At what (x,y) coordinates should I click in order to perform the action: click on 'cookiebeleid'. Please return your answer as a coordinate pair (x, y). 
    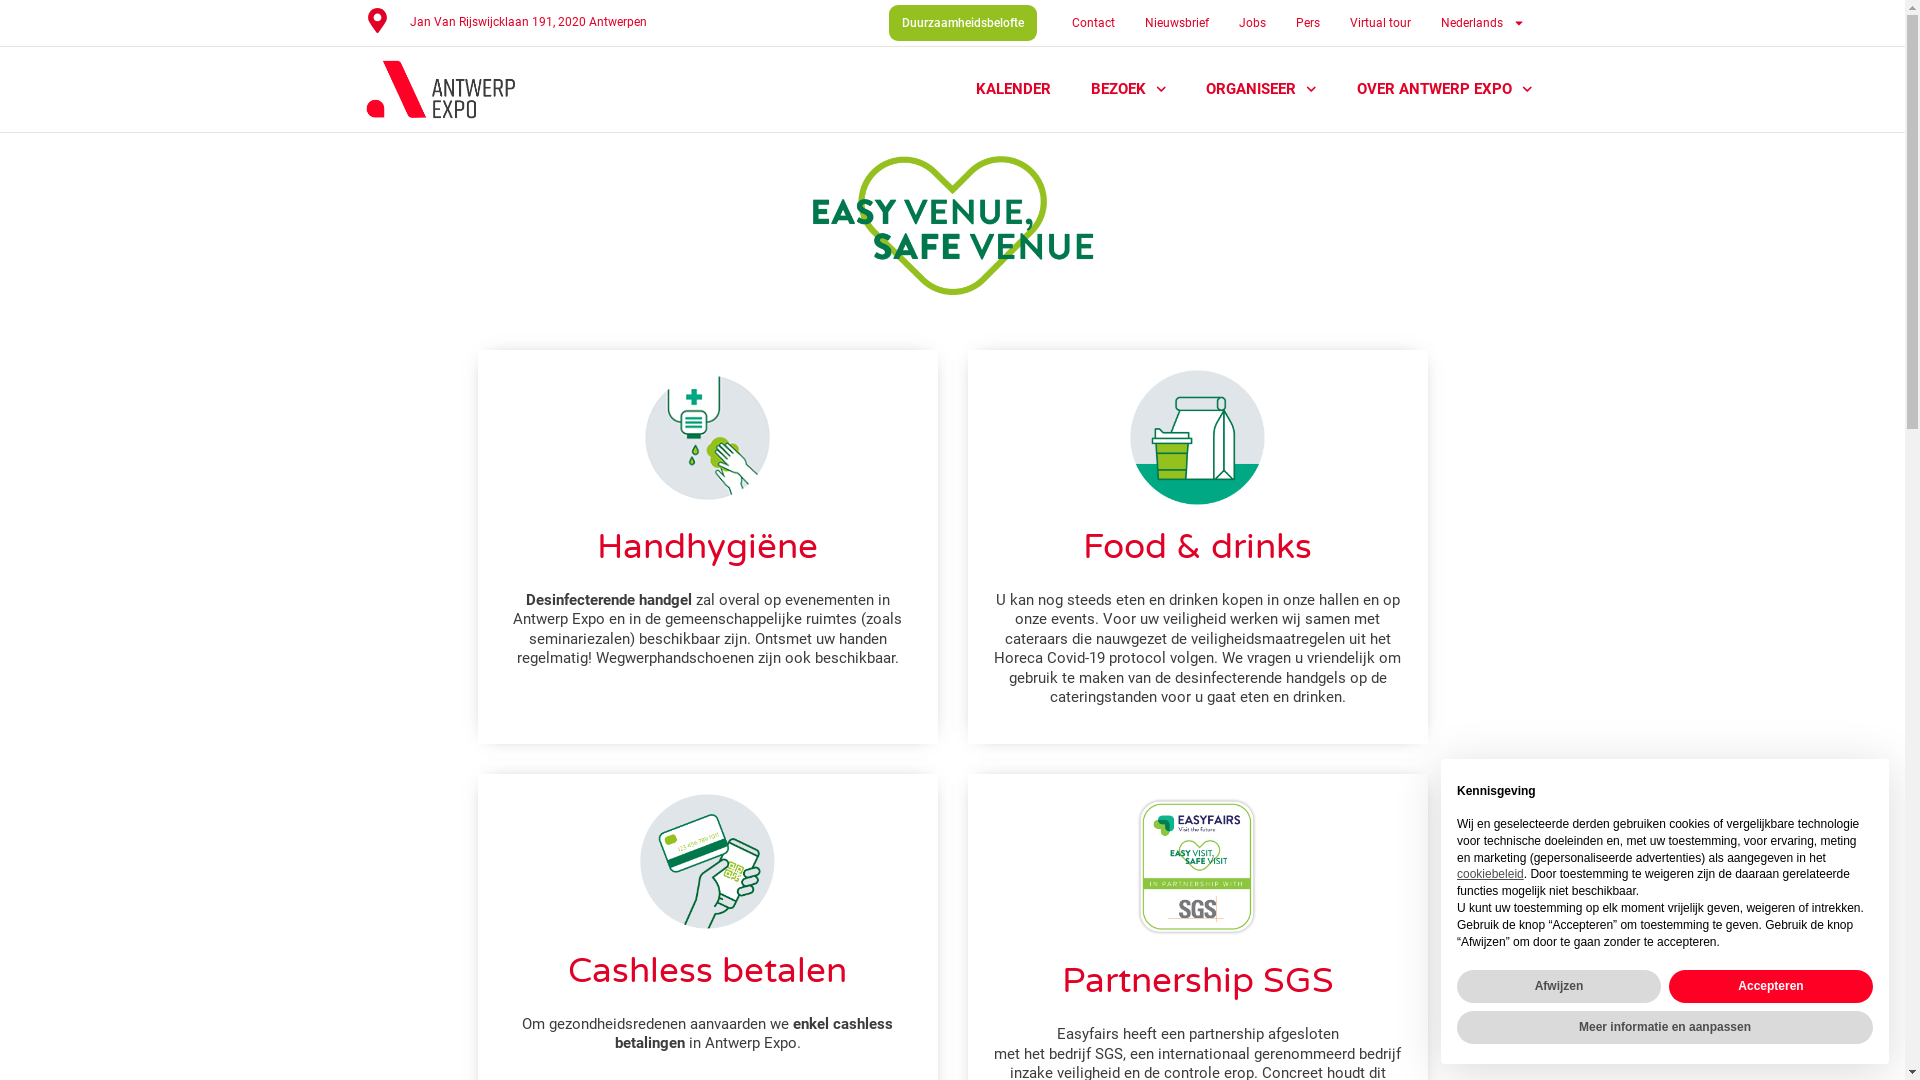
    Looking at the image, I should click on (1490, 873).